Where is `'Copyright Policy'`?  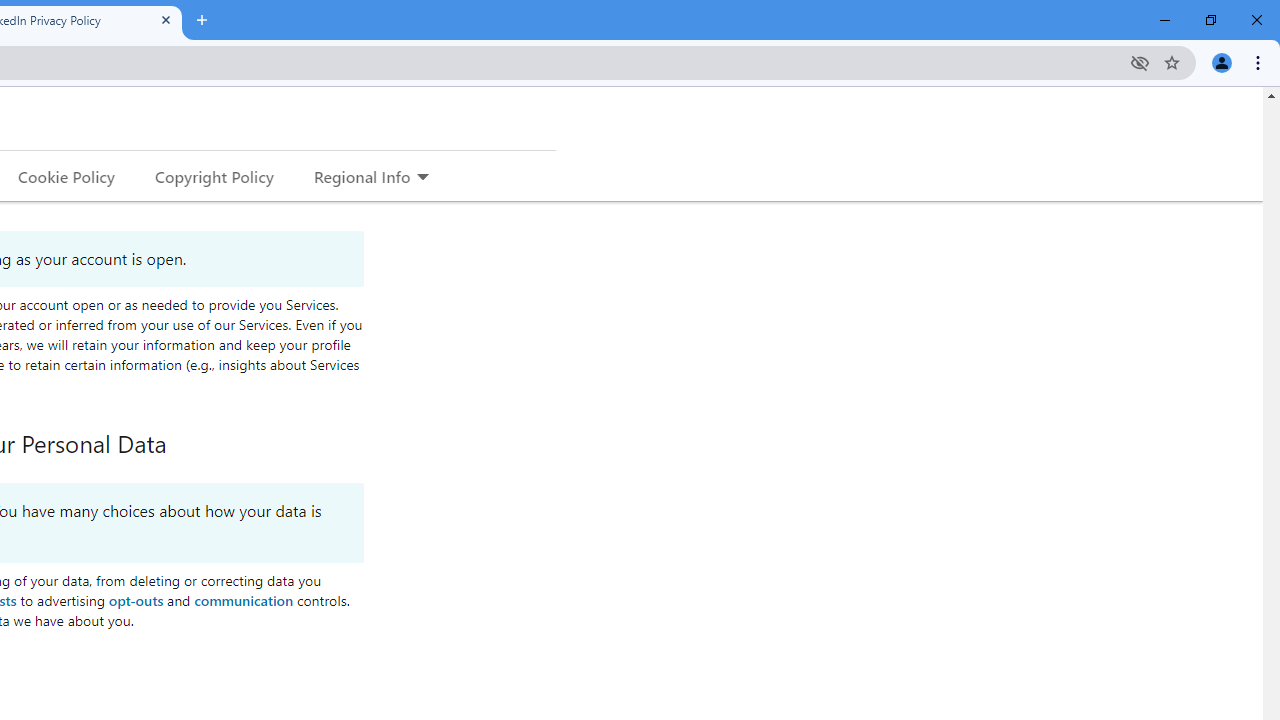
'Copyright Policy' is located at coordinates (213, 175).